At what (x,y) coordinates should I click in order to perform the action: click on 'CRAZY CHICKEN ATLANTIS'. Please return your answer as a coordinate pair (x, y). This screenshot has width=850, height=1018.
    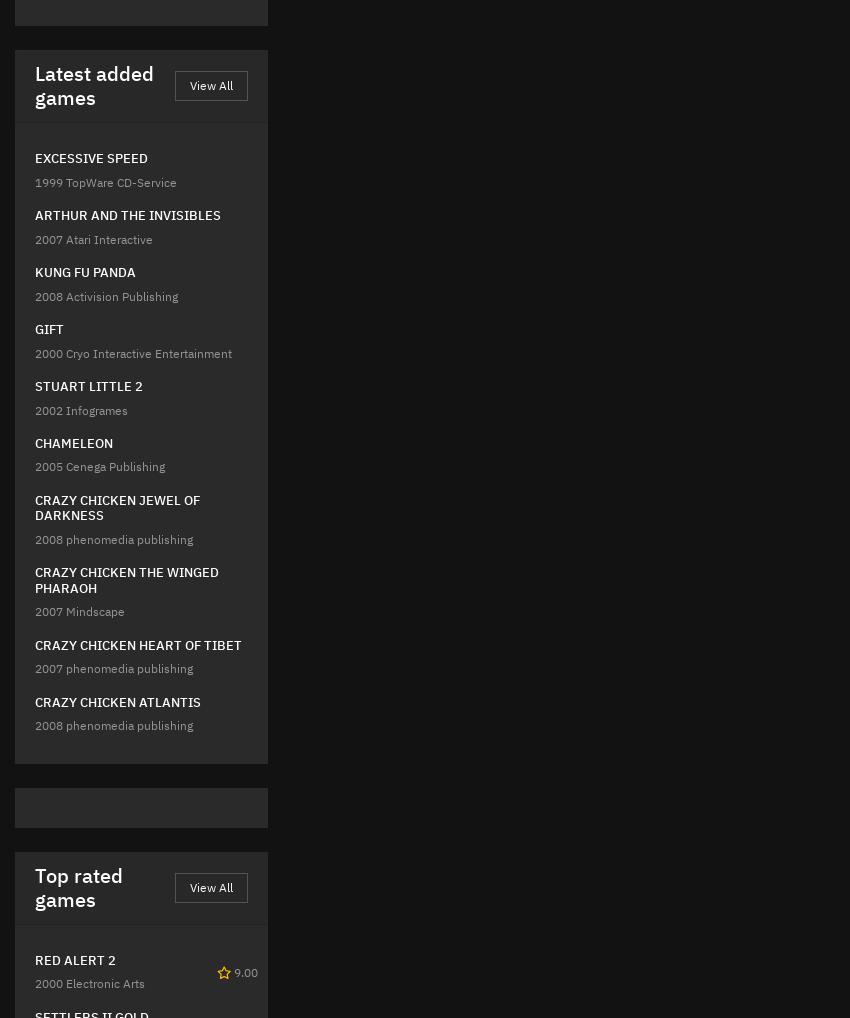
    Looking at the image, I should click on (116, 701).